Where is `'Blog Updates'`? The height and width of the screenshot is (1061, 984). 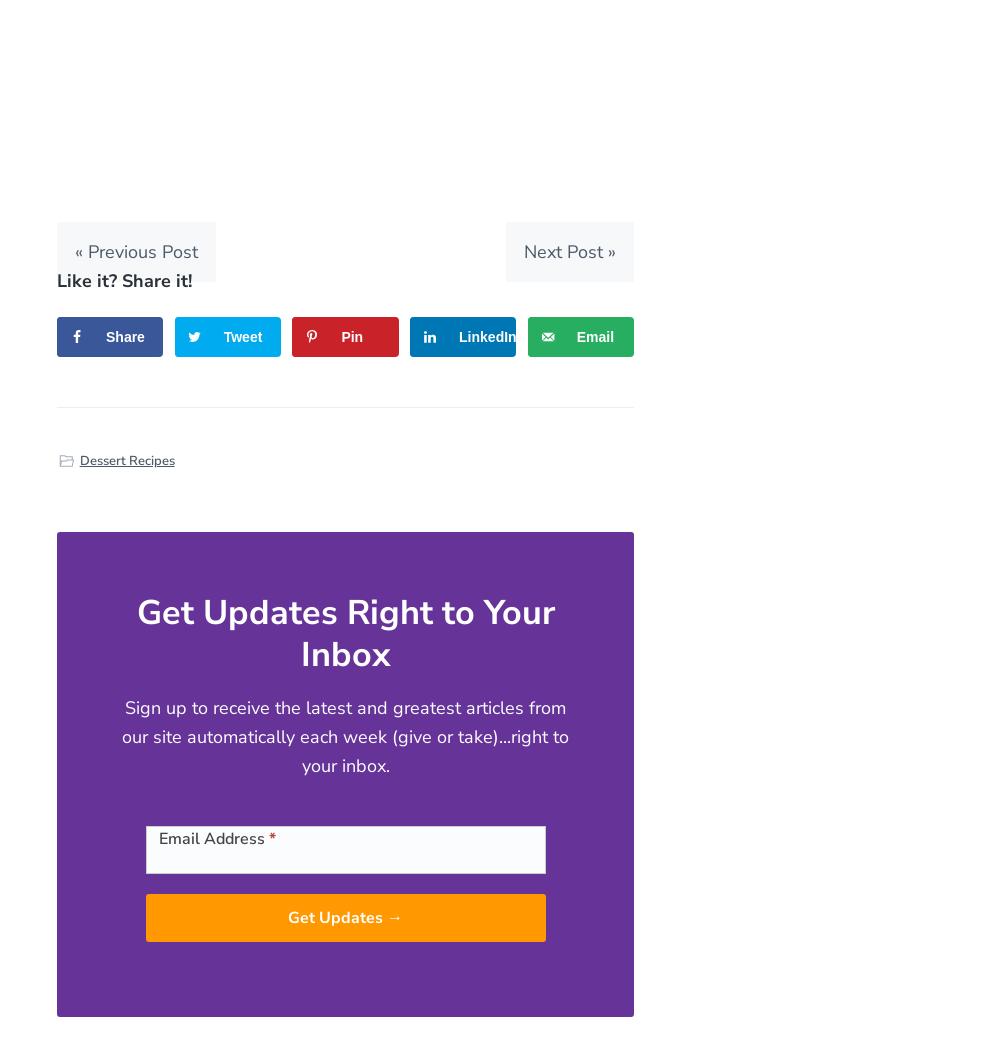
'Blog Updates' is located at coordinates (178, 819).